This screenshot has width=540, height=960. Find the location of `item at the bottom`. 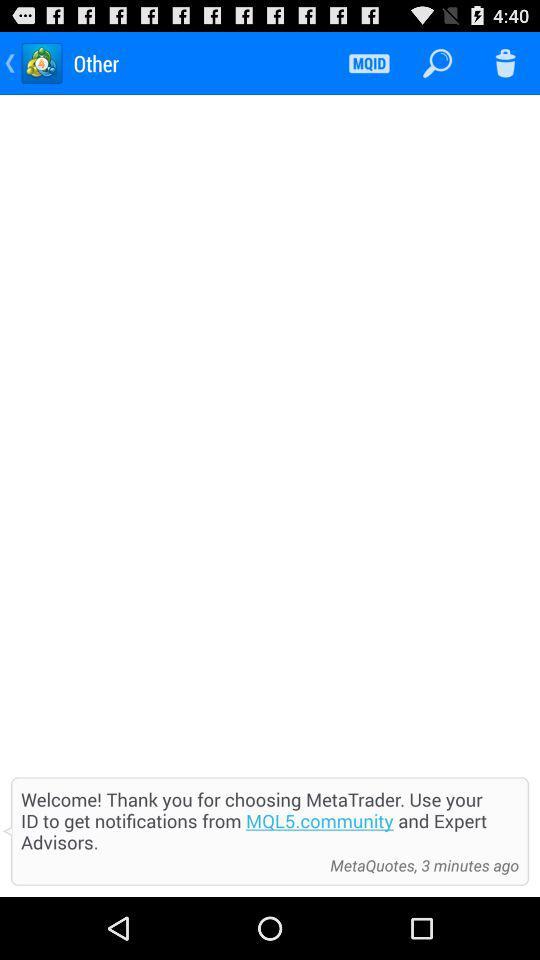

item at the bottom is located at coordinates (270, 820).